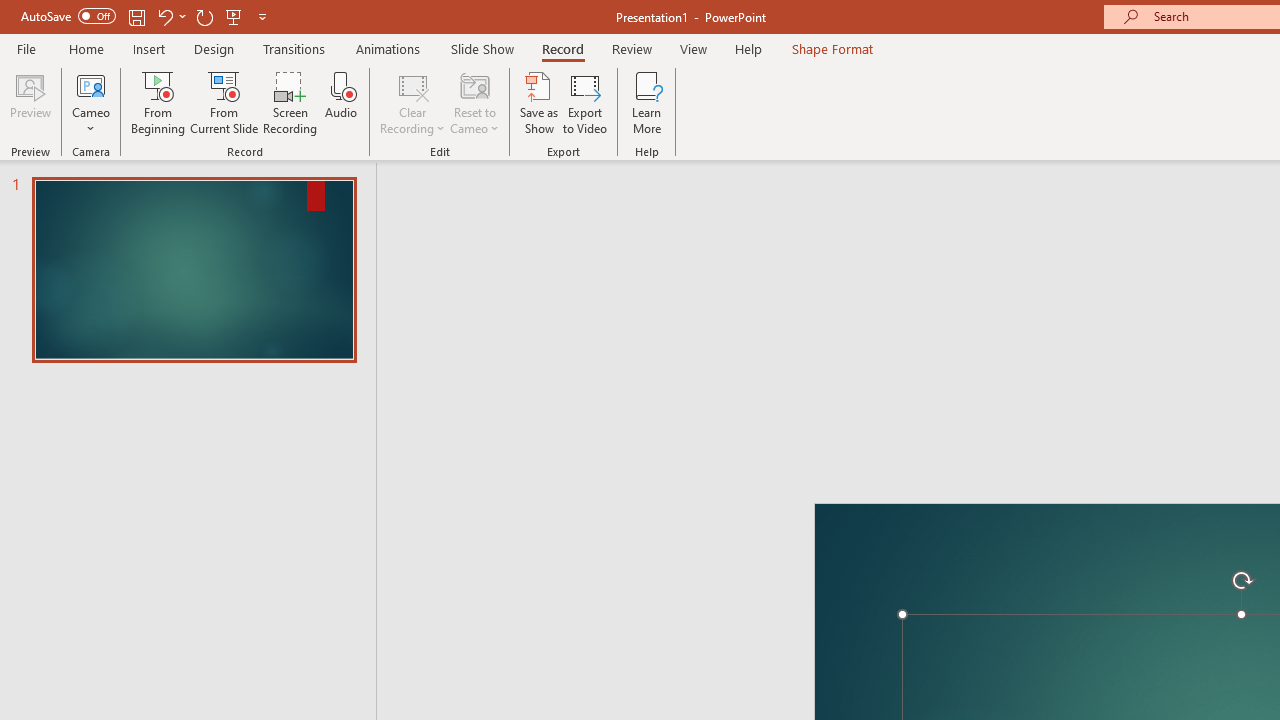 The image size is (1280, 720). What do you see at coordinates (214, 48) in the screenshot?
I see `'Design'` at bounding box center [214, 48].